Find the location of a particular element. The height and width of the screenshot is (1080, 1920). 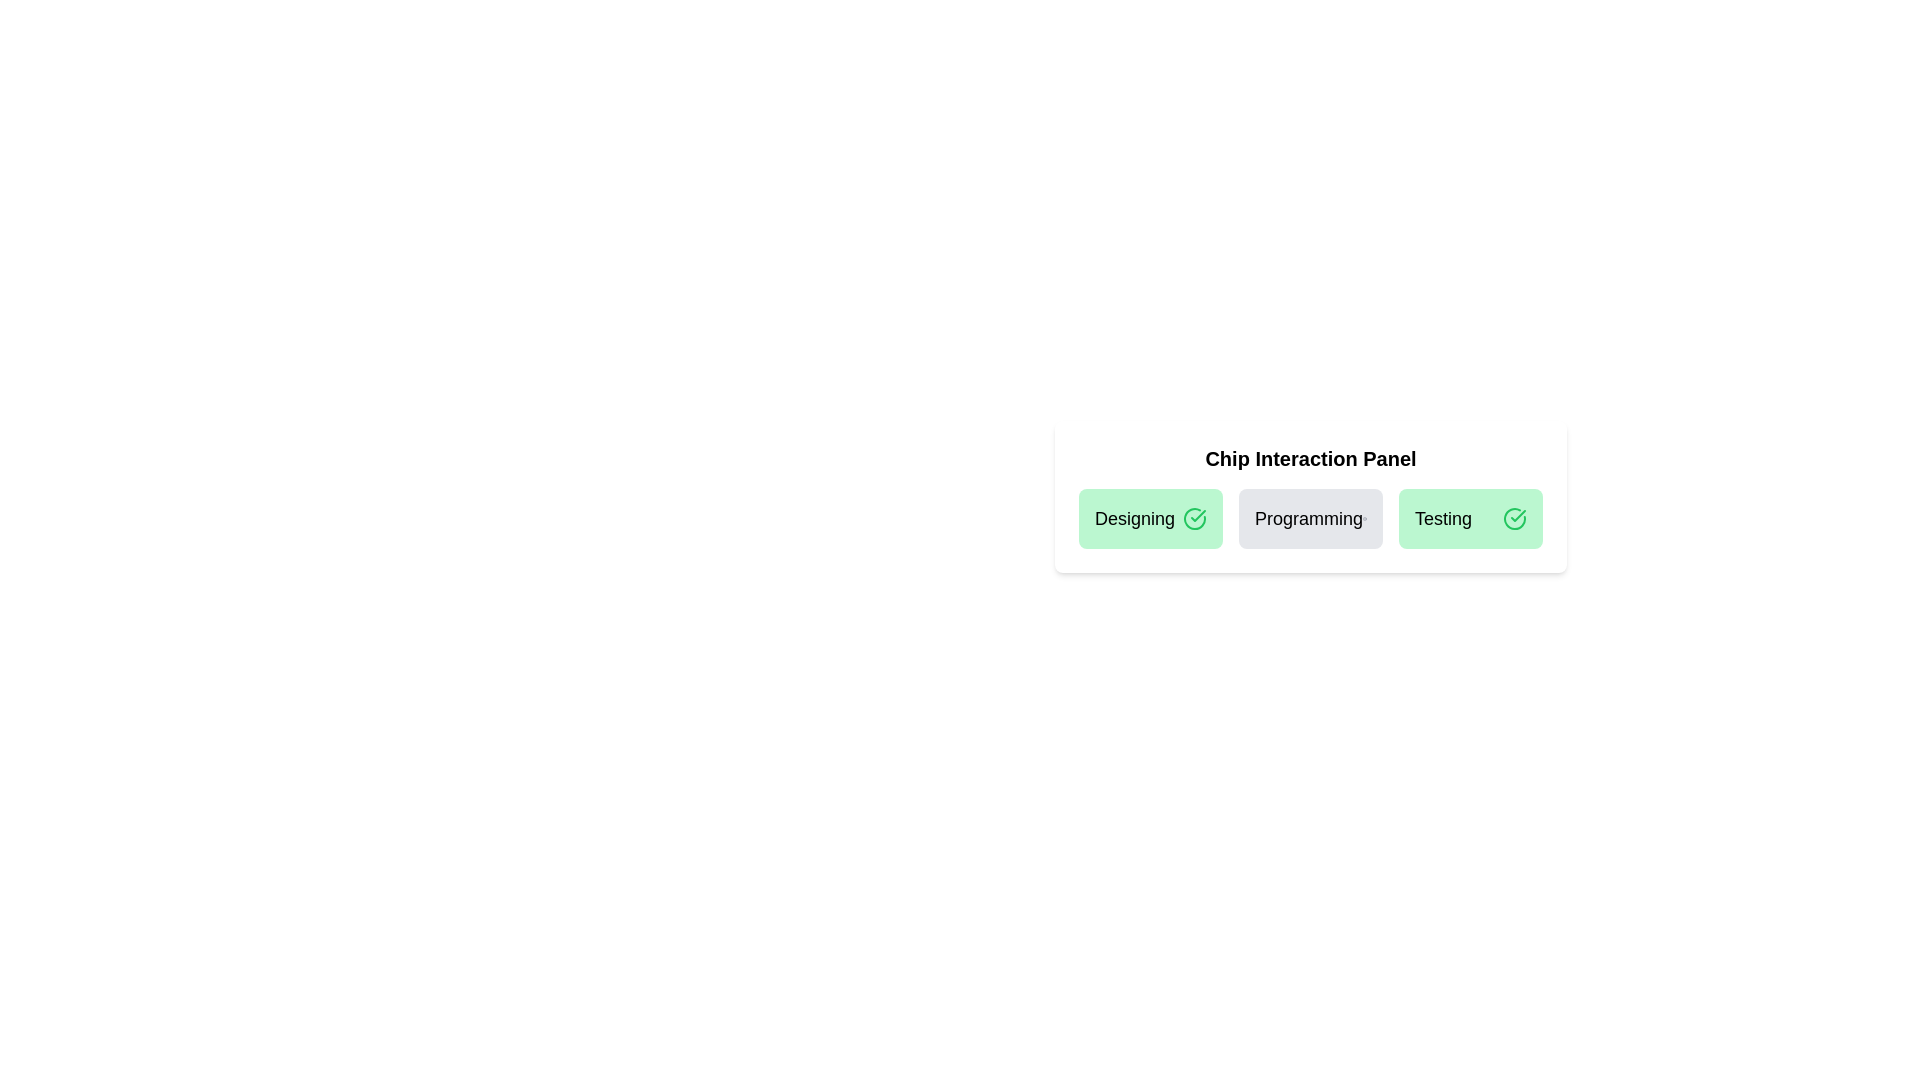

the chip labeled Designing is located at coordinates (1151, 518).